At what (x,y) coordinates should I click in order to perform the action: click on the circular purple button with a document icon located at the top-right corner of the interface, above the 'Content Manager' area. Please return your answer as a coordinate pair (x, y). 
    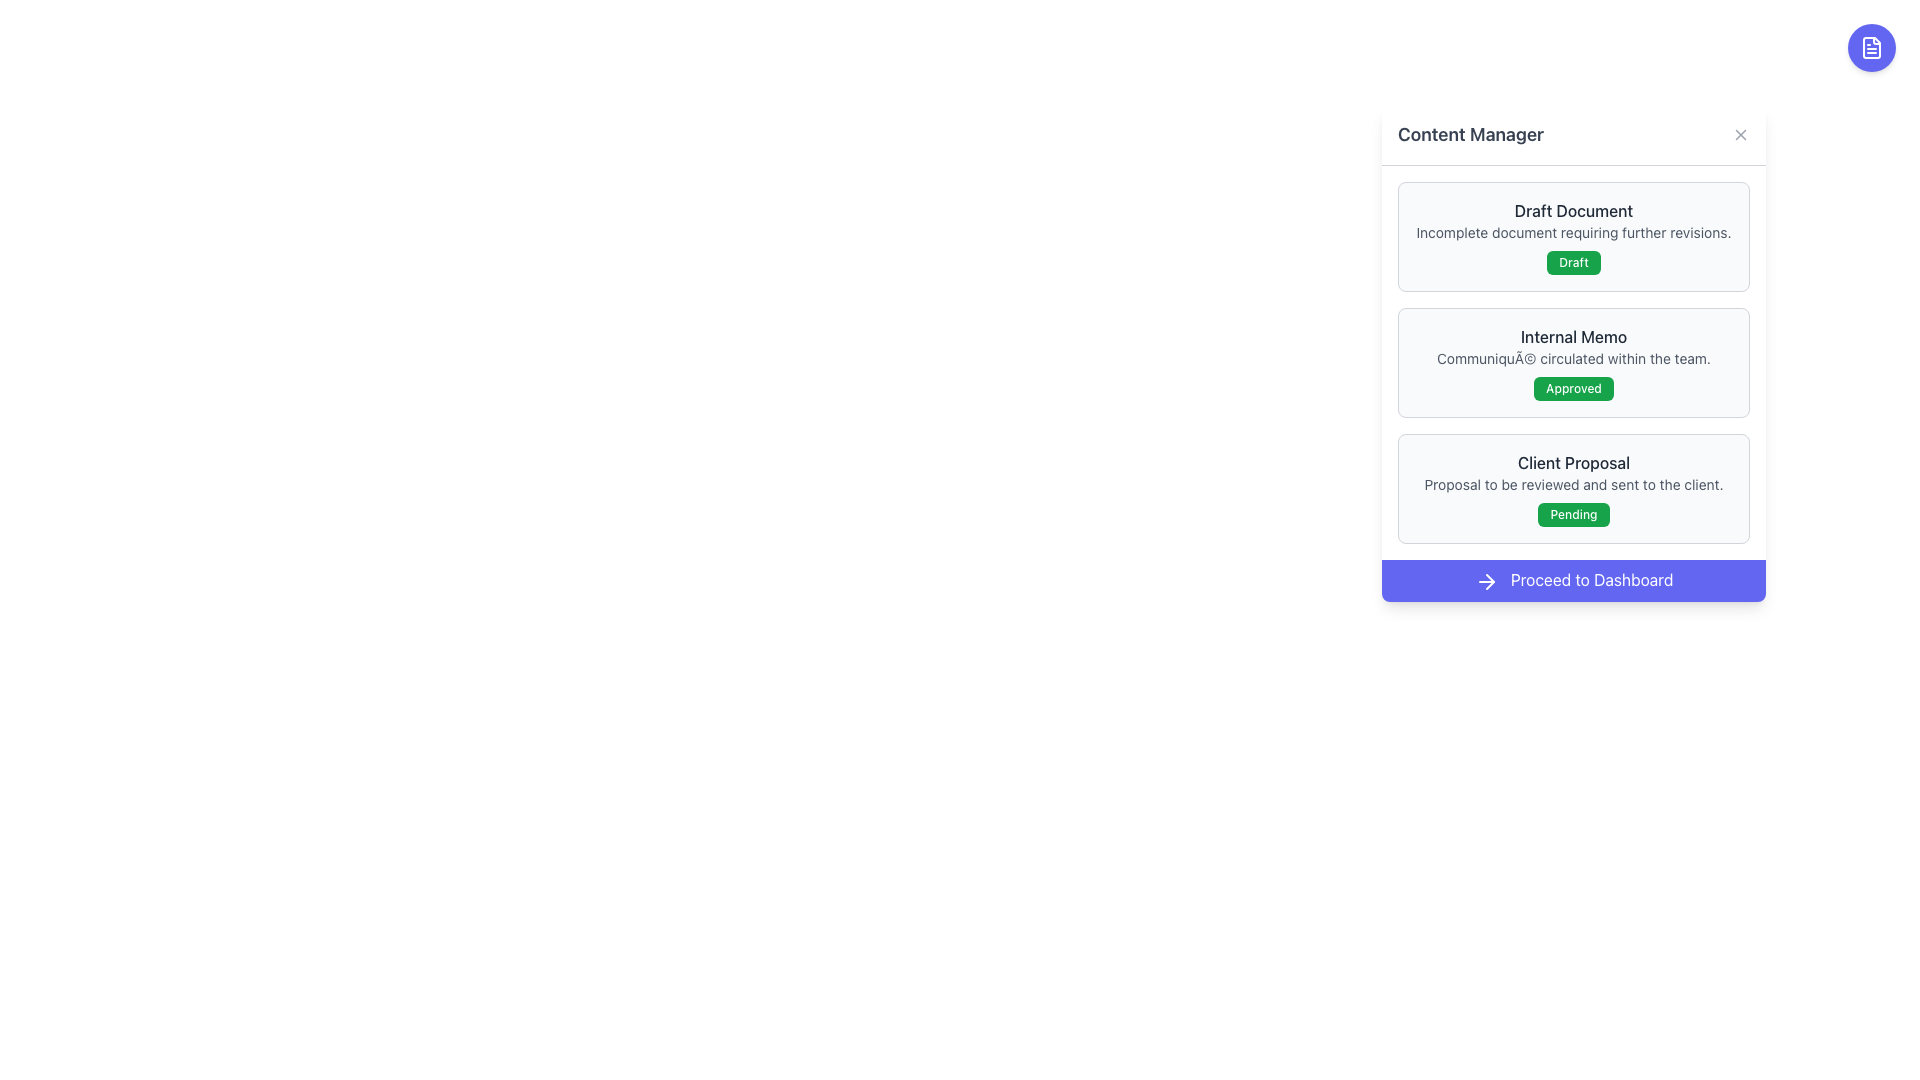
    Looking at the image, I should click on (1871, 46).